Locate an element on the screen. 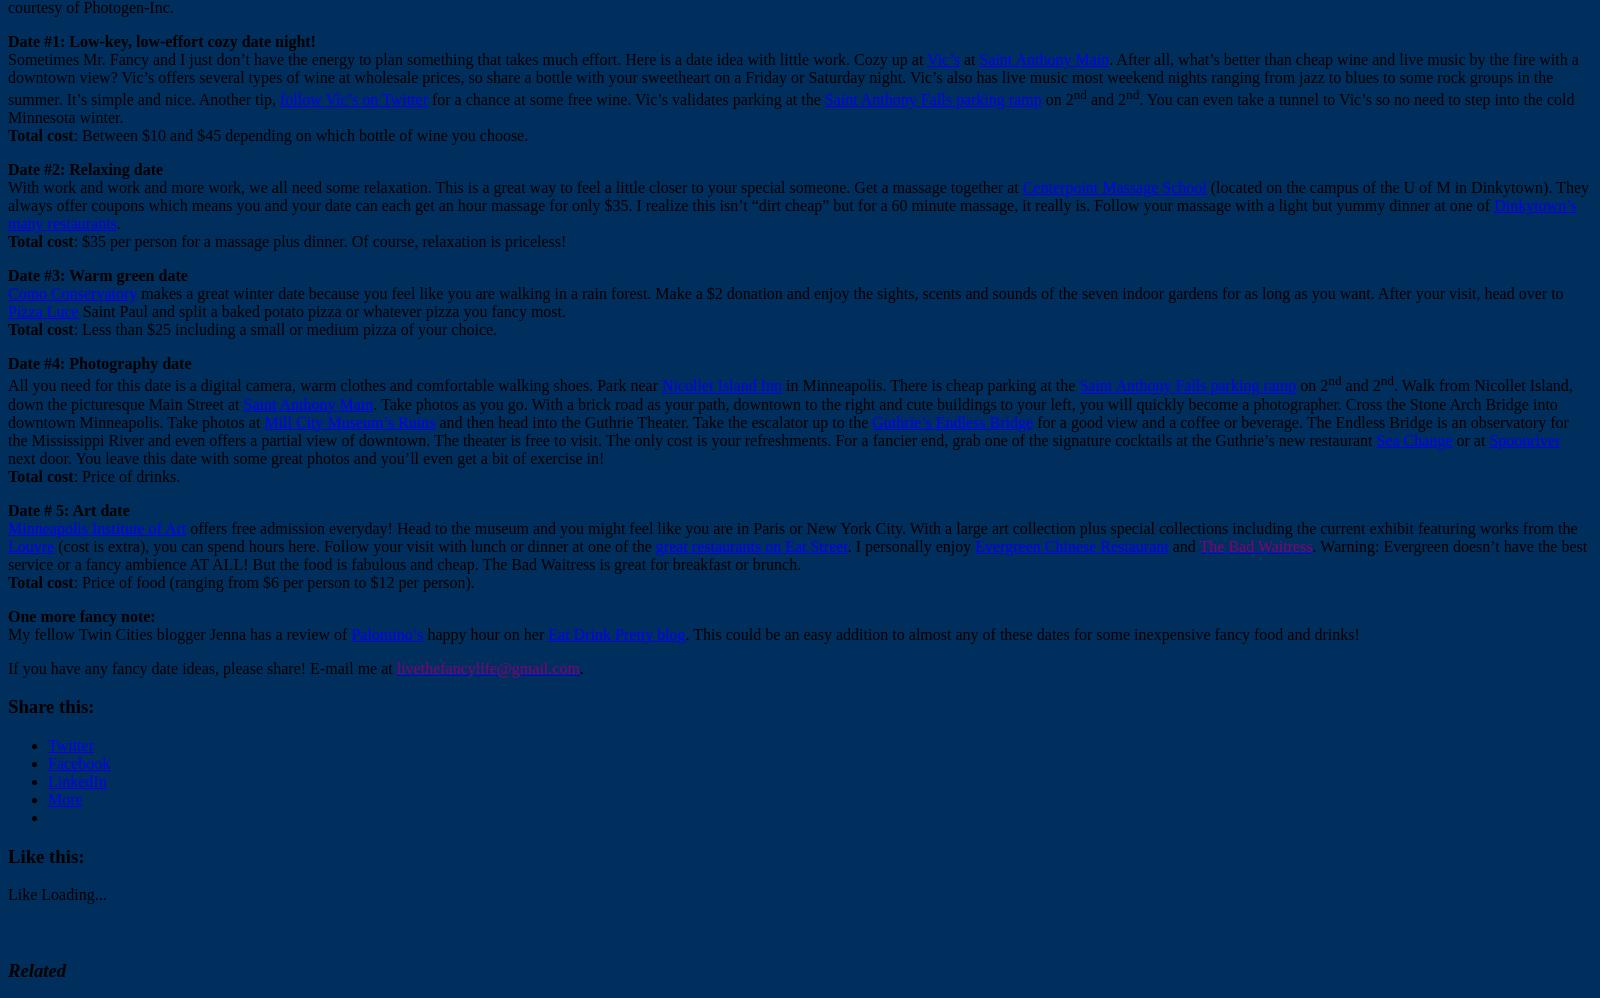 This screenshot has width=1600, height=998. '. I personally enjoy' is located at coordinates (910, 545).